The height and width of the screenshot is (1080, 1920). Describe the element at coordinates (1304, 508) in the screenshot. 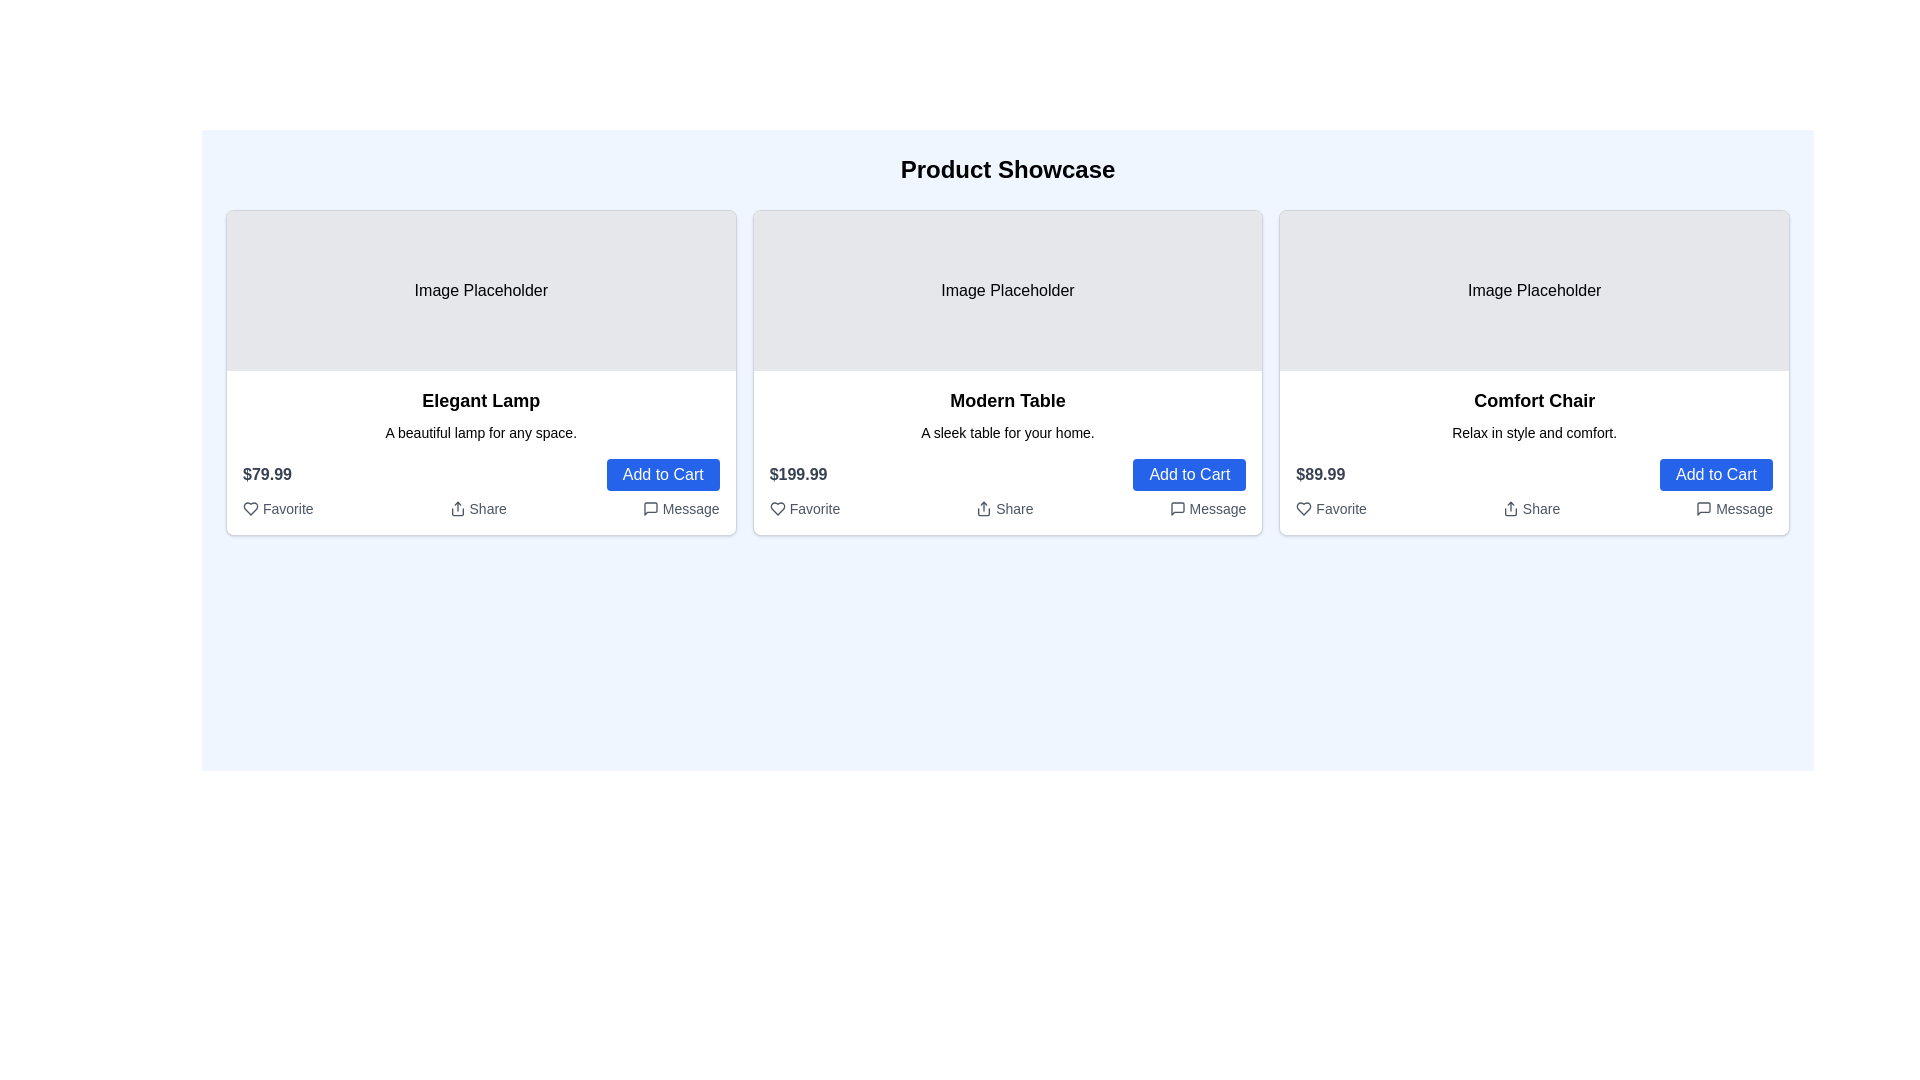

I see `the heart-shaped outline icon located at the bottom-left corner of the 'Comfort Chair' product card to favorite the item` at that location.